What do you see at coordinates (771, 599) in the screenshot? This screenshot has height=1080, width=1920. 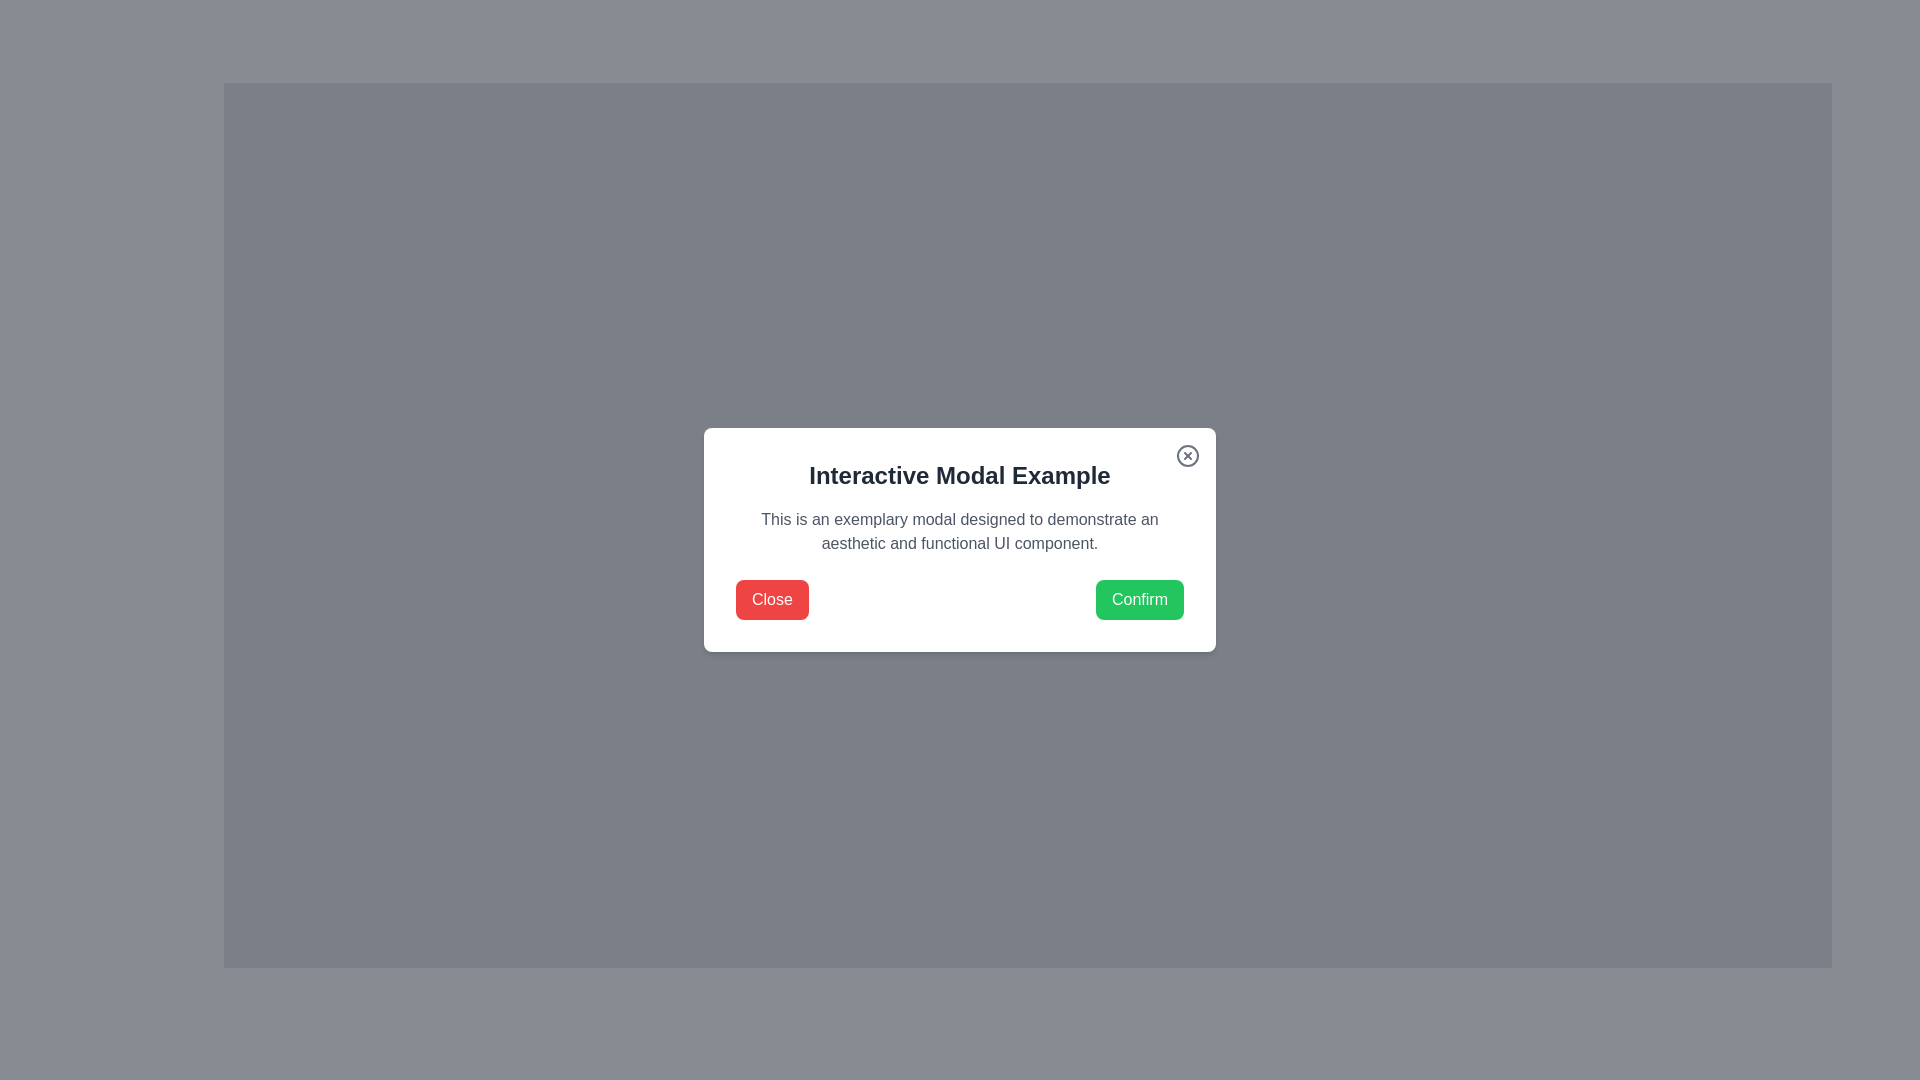 I see `the red close button located at the bottom-left side of the modal dialog box` at bounding box center [771, 599].